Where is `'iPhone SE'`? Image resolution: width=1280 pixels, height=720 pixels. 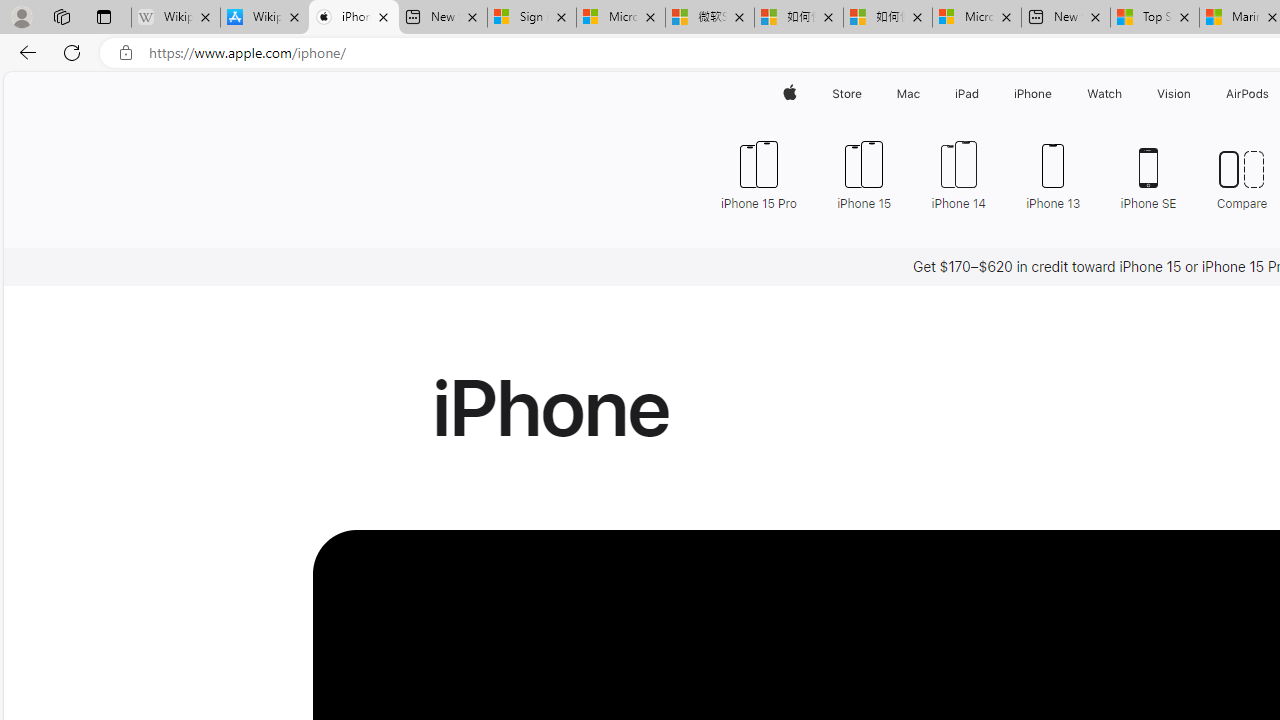 'iPhone SE' is located at coordinates (1148, 172).